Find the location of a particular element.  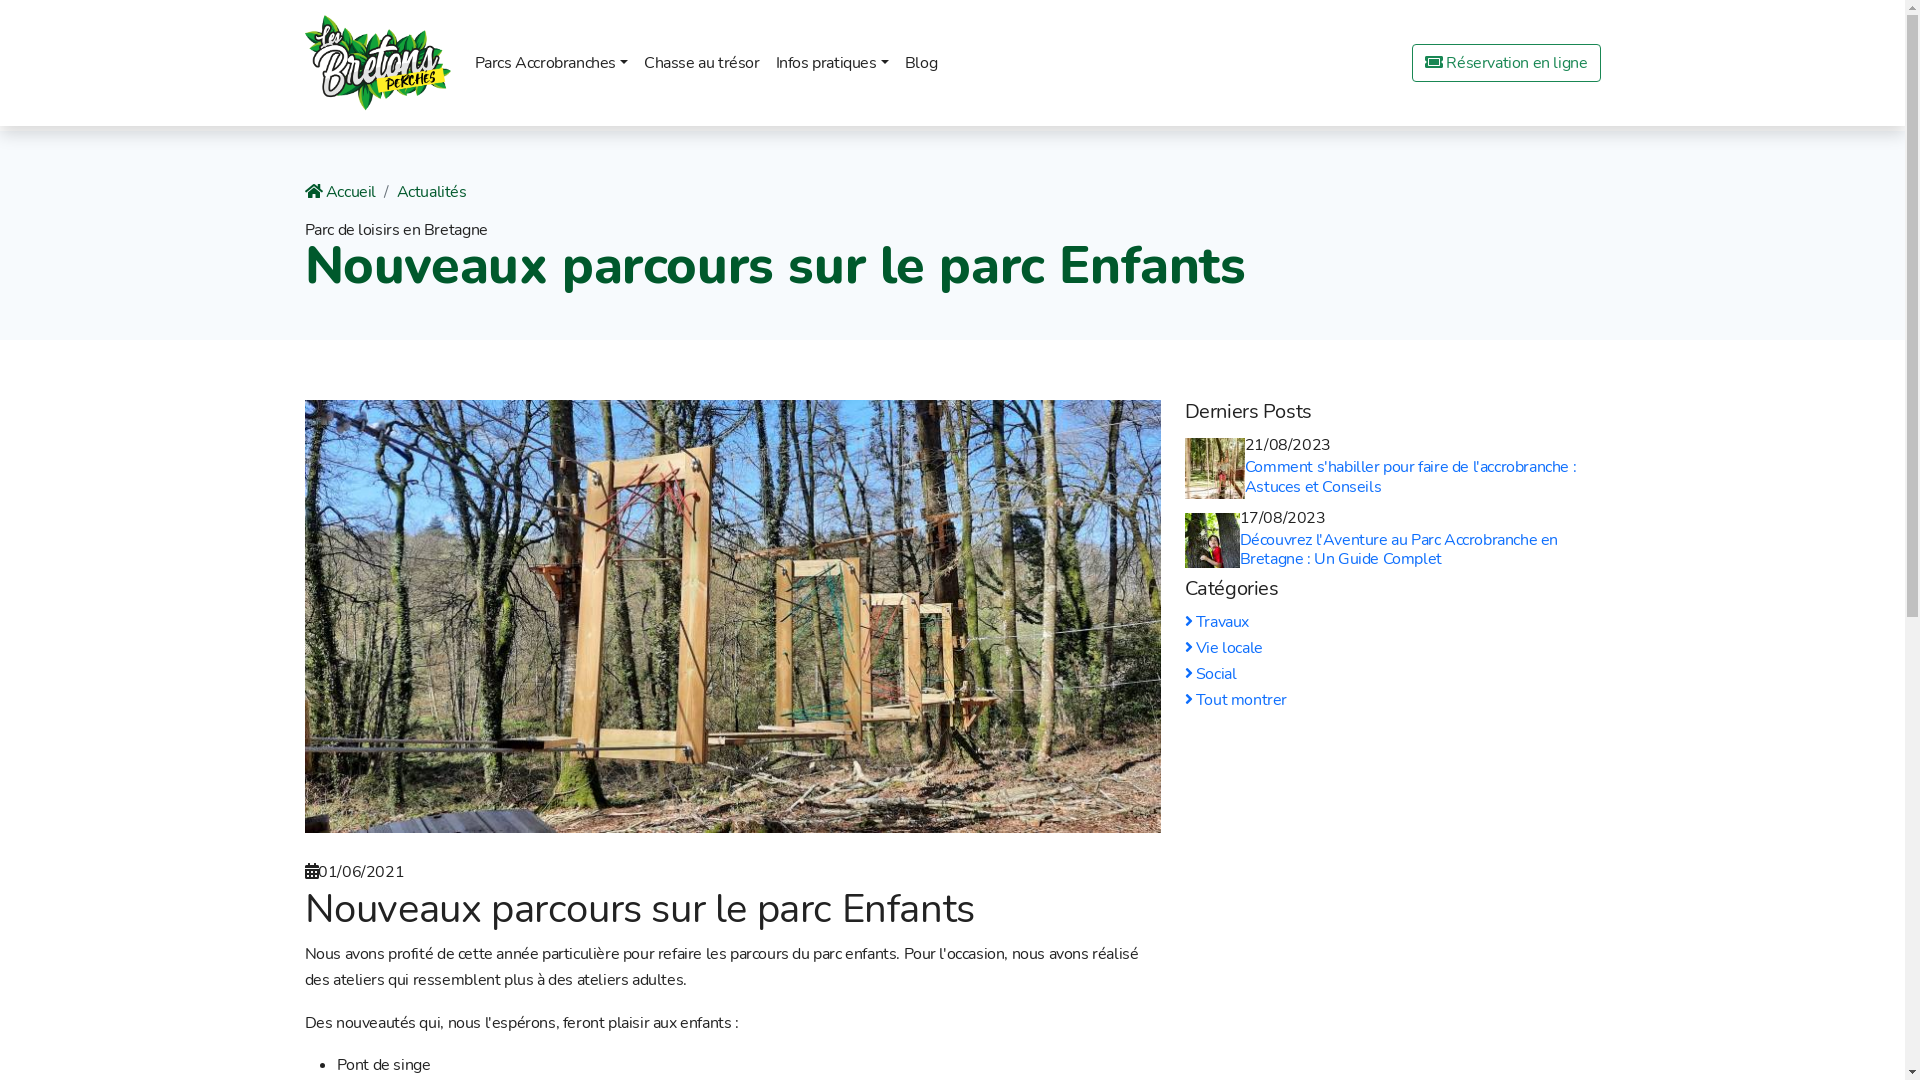

'Social' is located at coordinates (1208, 674).